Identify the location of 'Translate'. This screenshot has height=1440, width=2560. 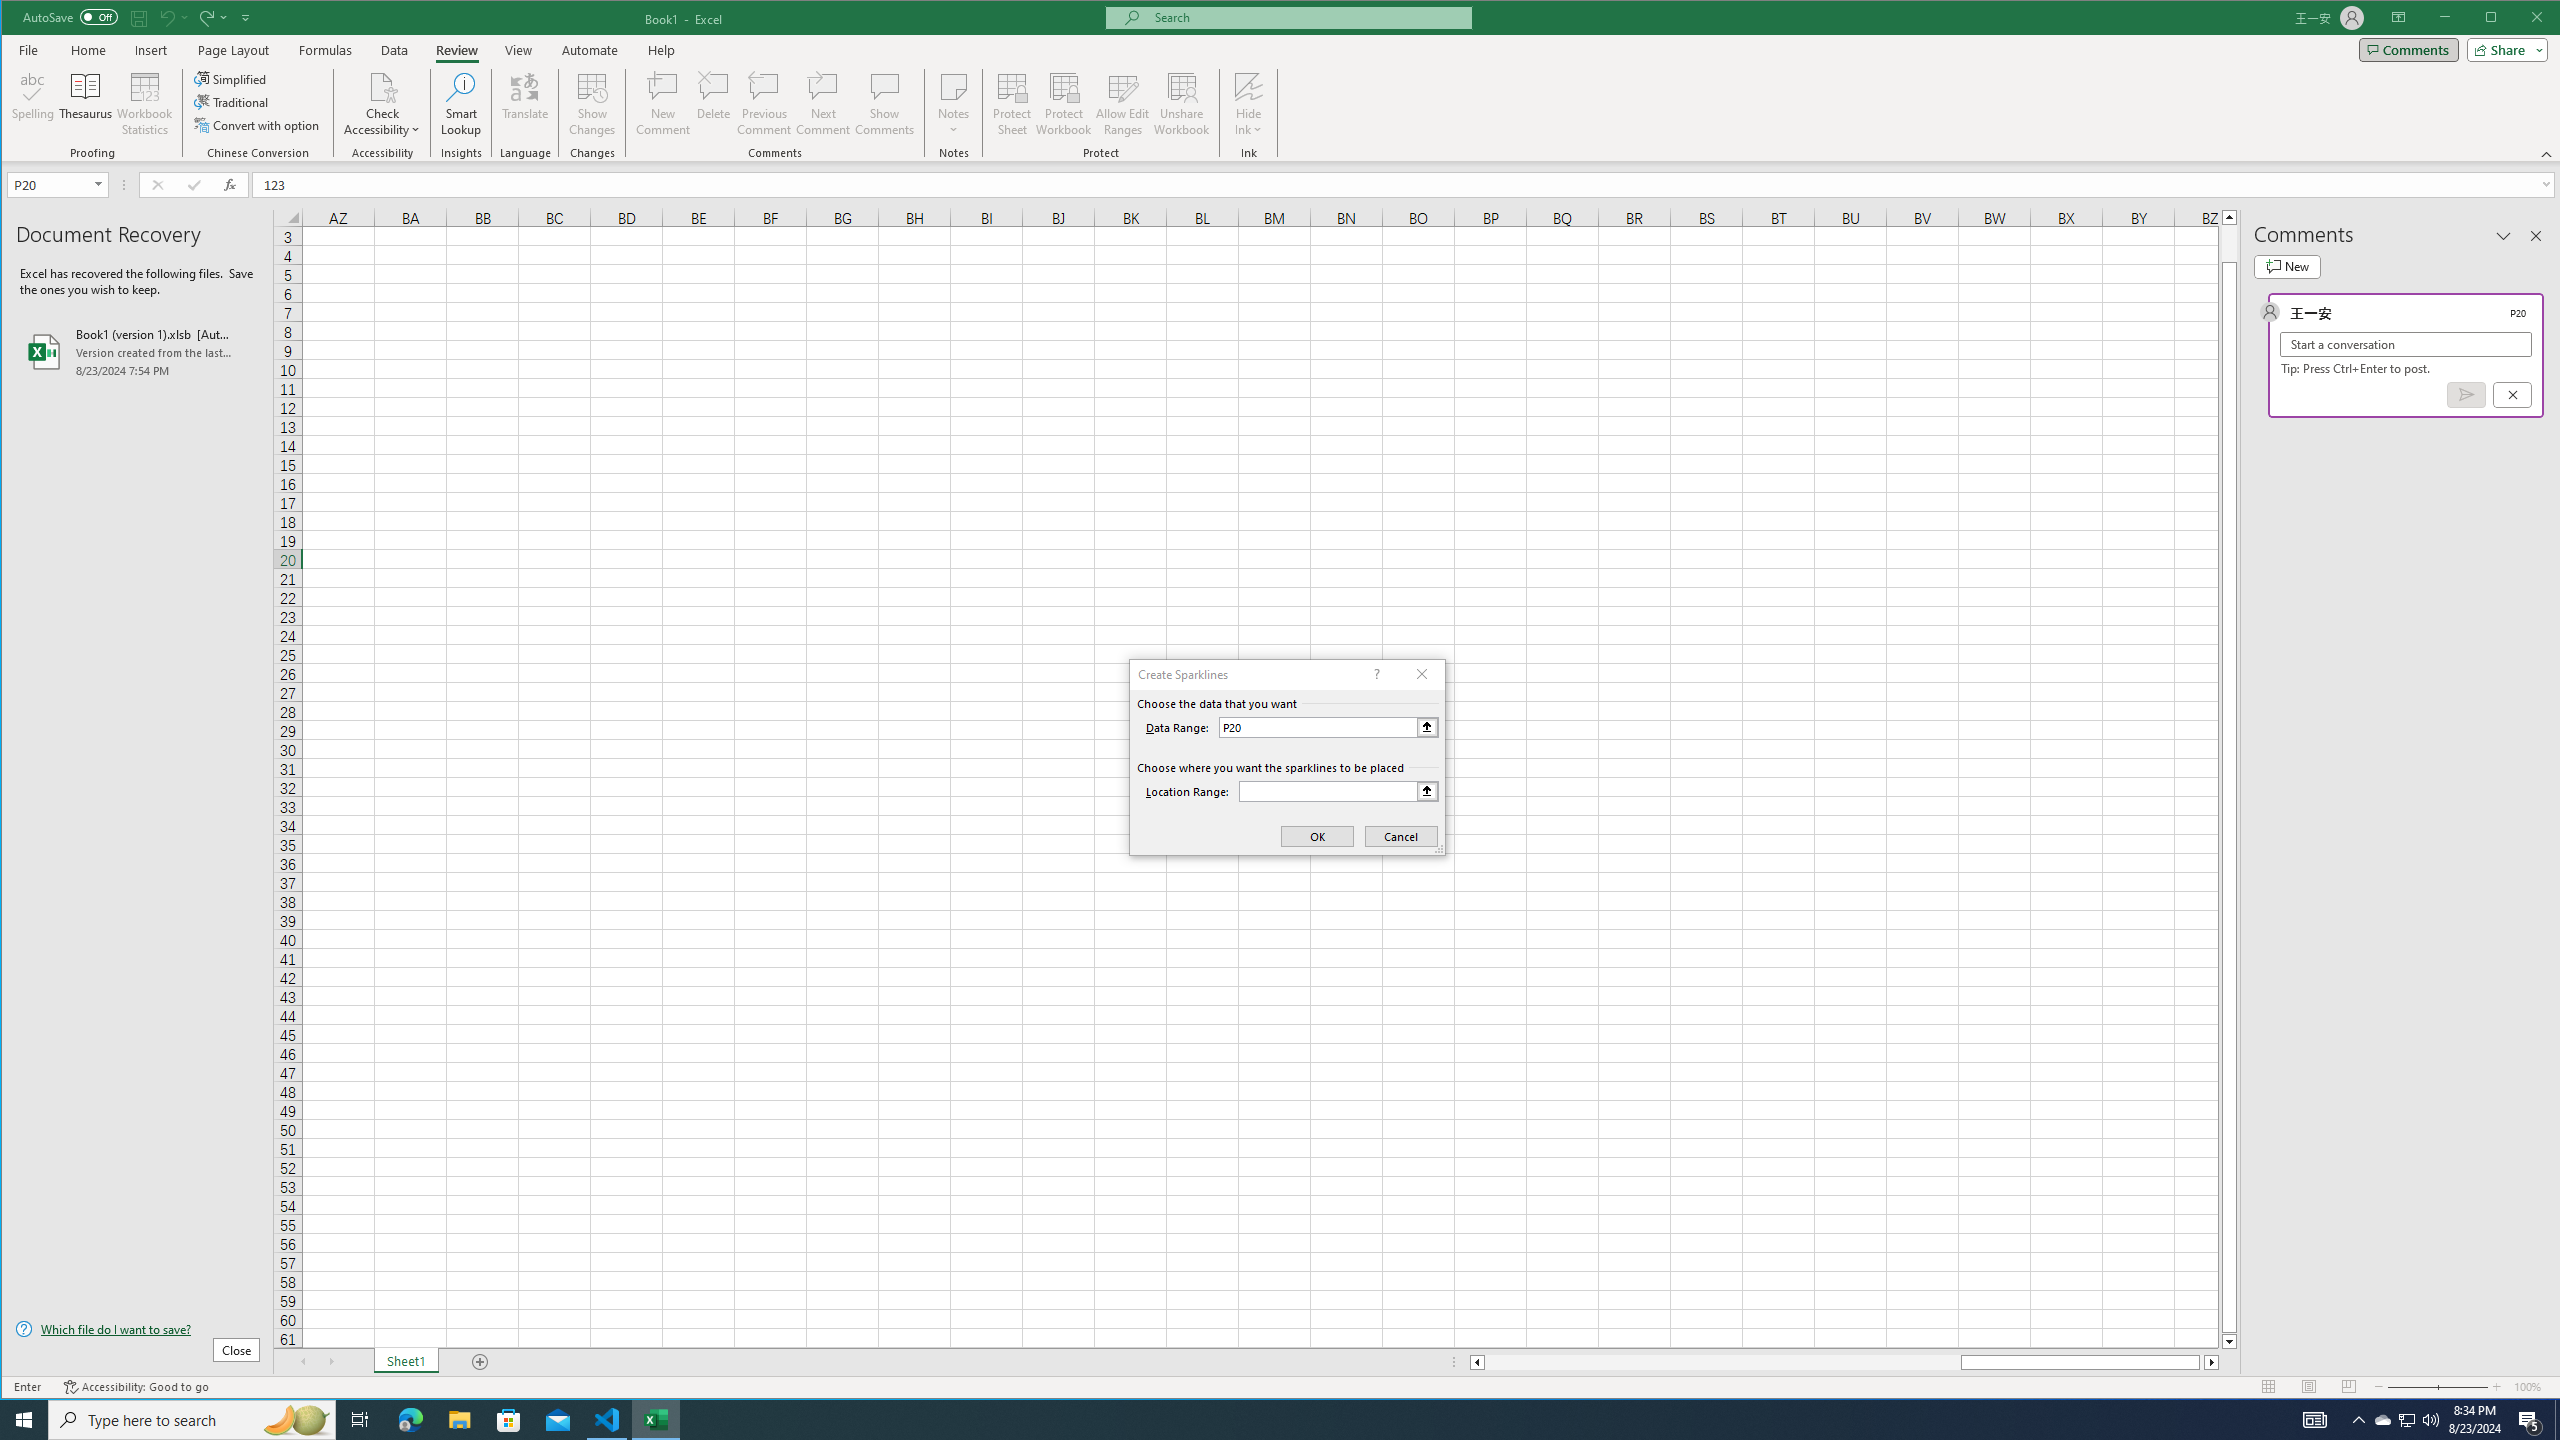
(523, 103).